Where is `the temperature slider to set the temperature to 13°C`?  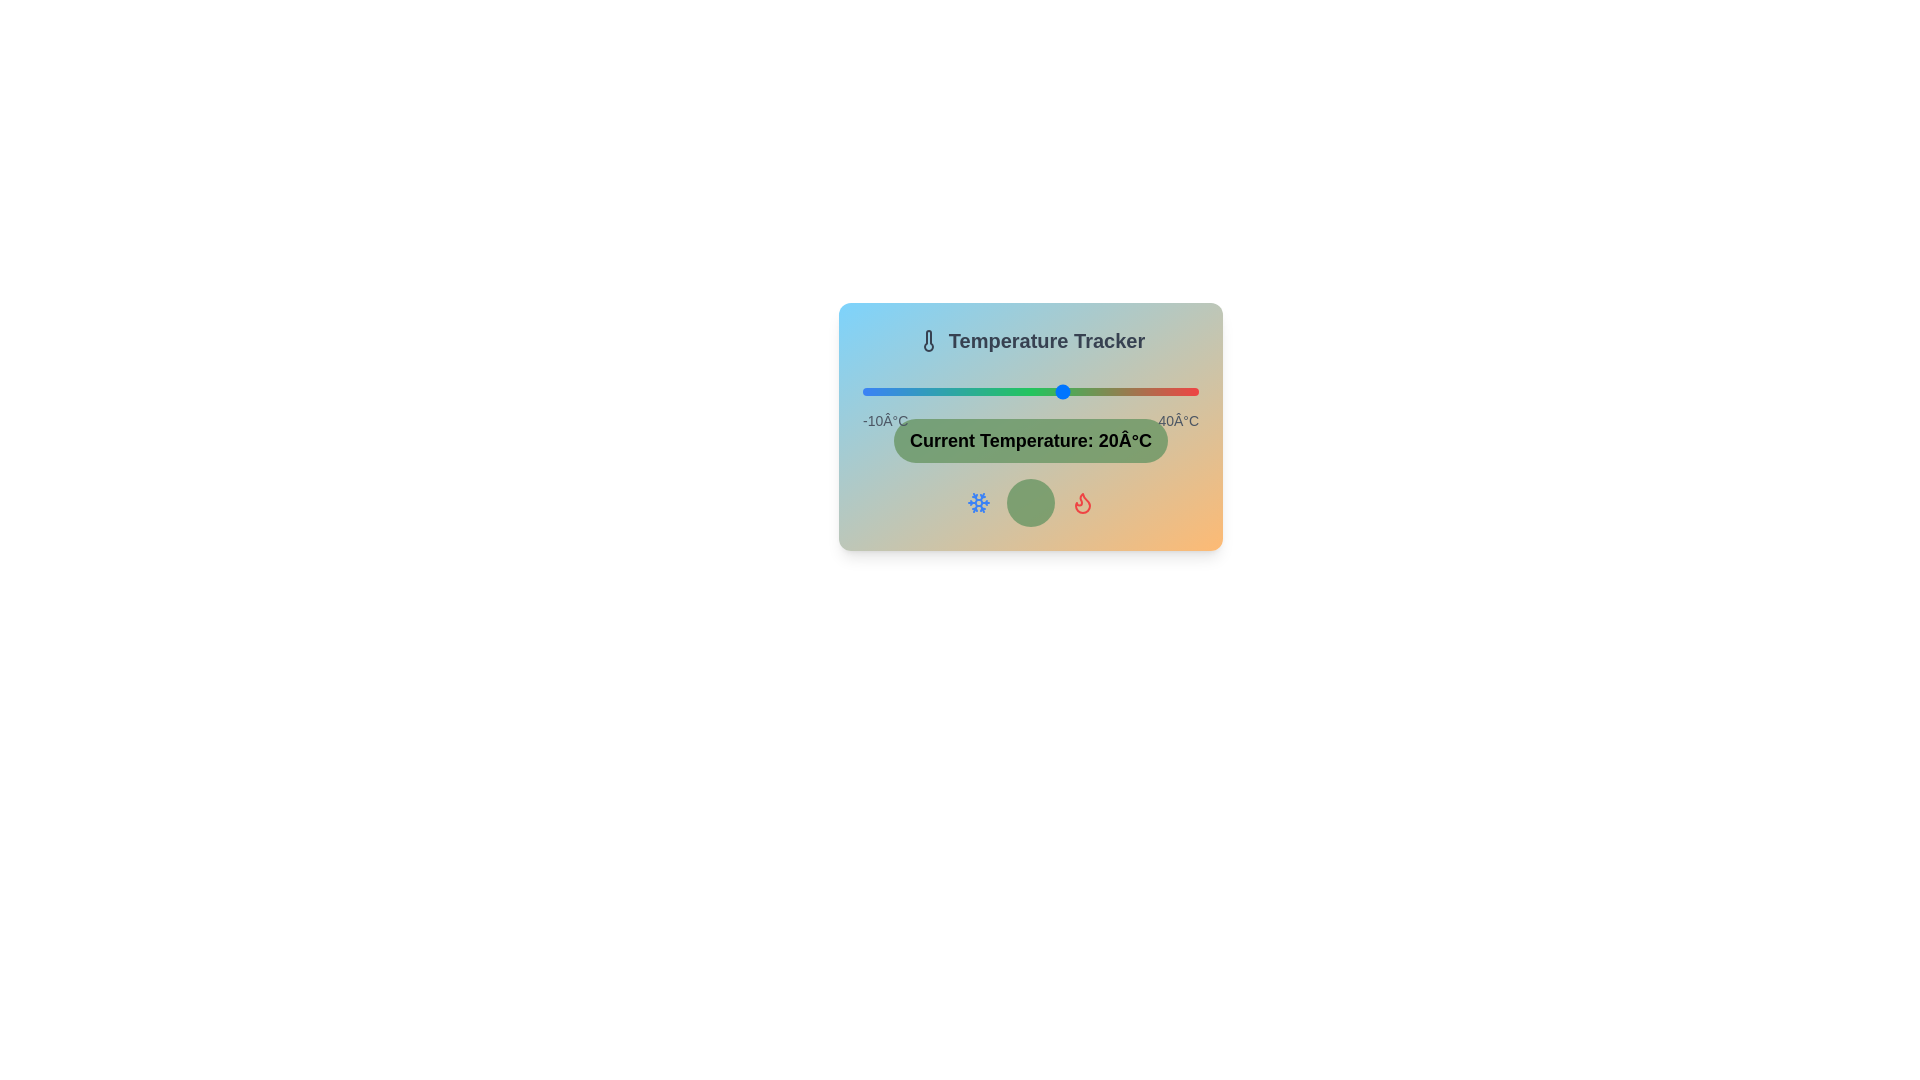
the temperature slider to set the temperature to 13°C is located at coordinates (1017, 392).